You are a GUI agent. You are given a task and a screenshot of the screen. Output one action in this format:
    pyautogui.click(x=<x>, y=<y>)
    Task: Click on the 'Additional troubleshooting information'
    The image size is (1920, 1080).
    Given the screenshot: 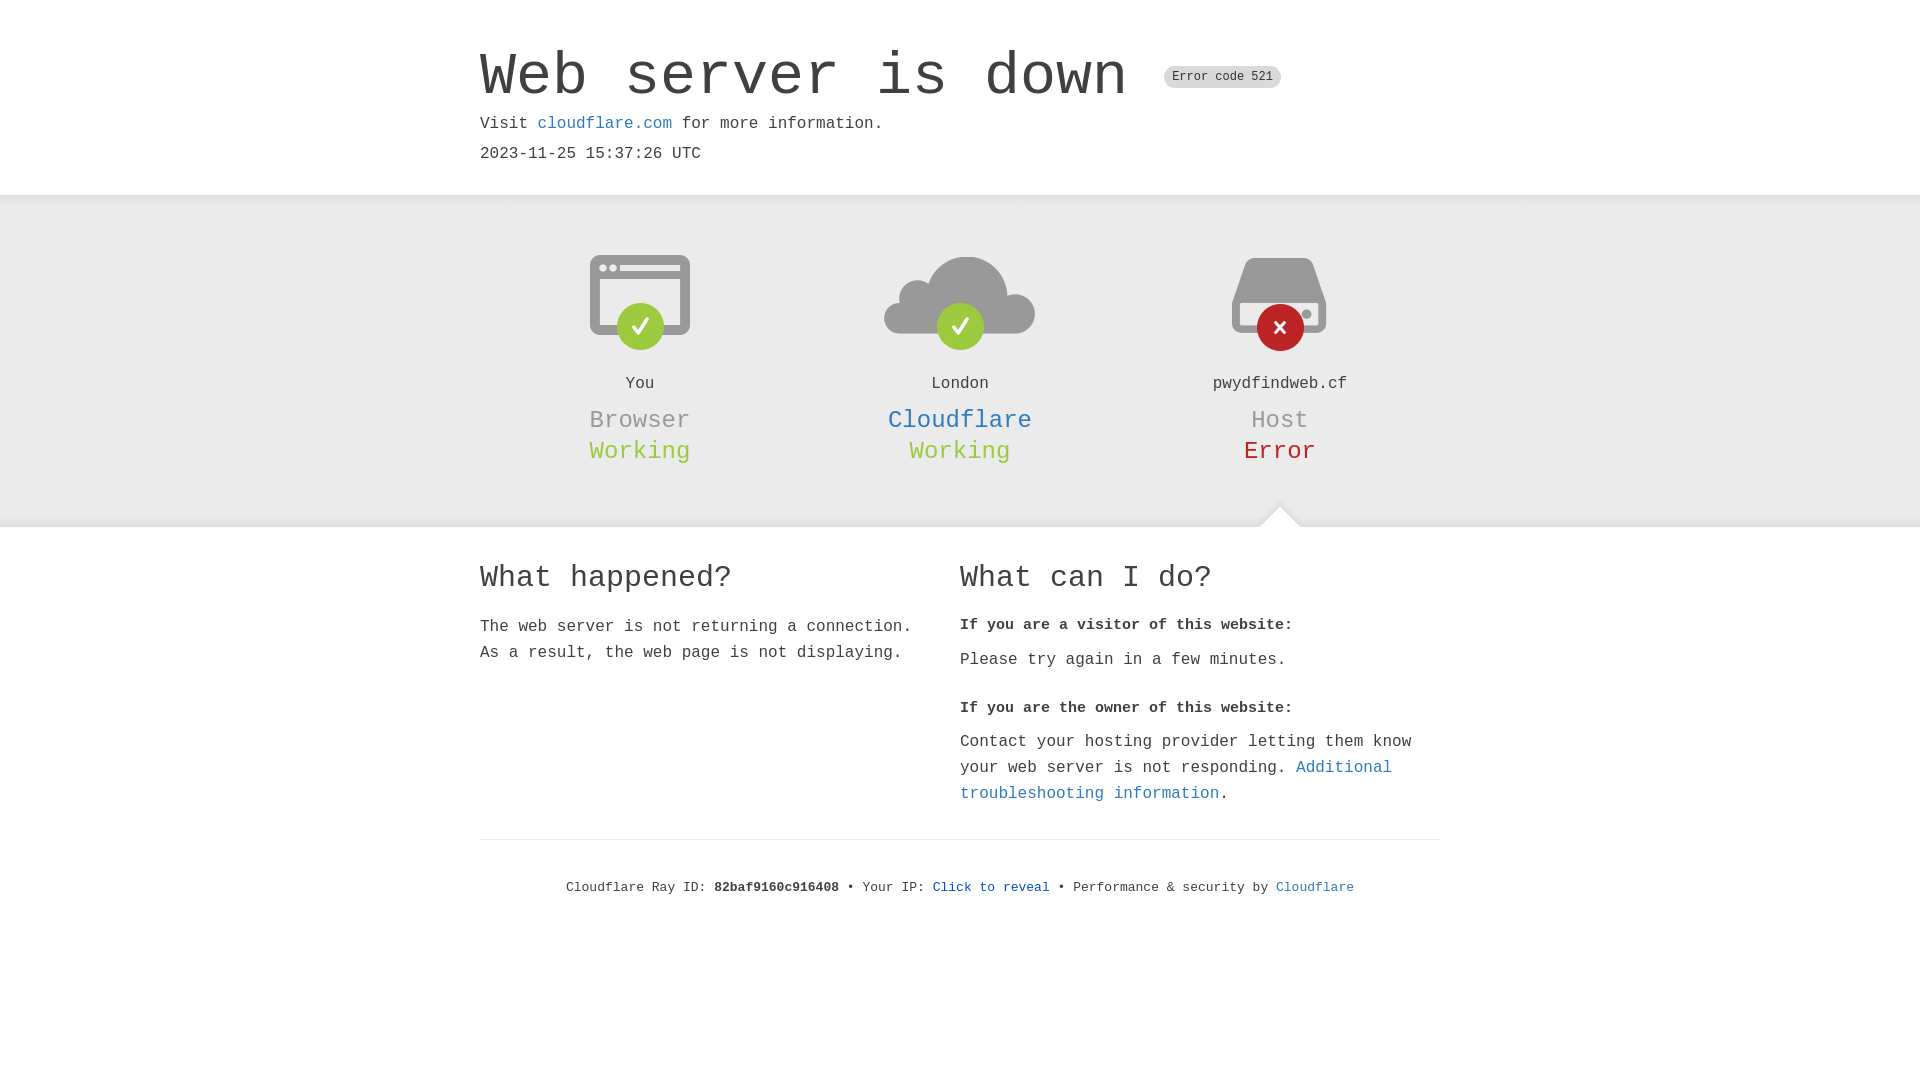 What is the action you would take?
    pyautogui.click(x=1176, y=779)
    